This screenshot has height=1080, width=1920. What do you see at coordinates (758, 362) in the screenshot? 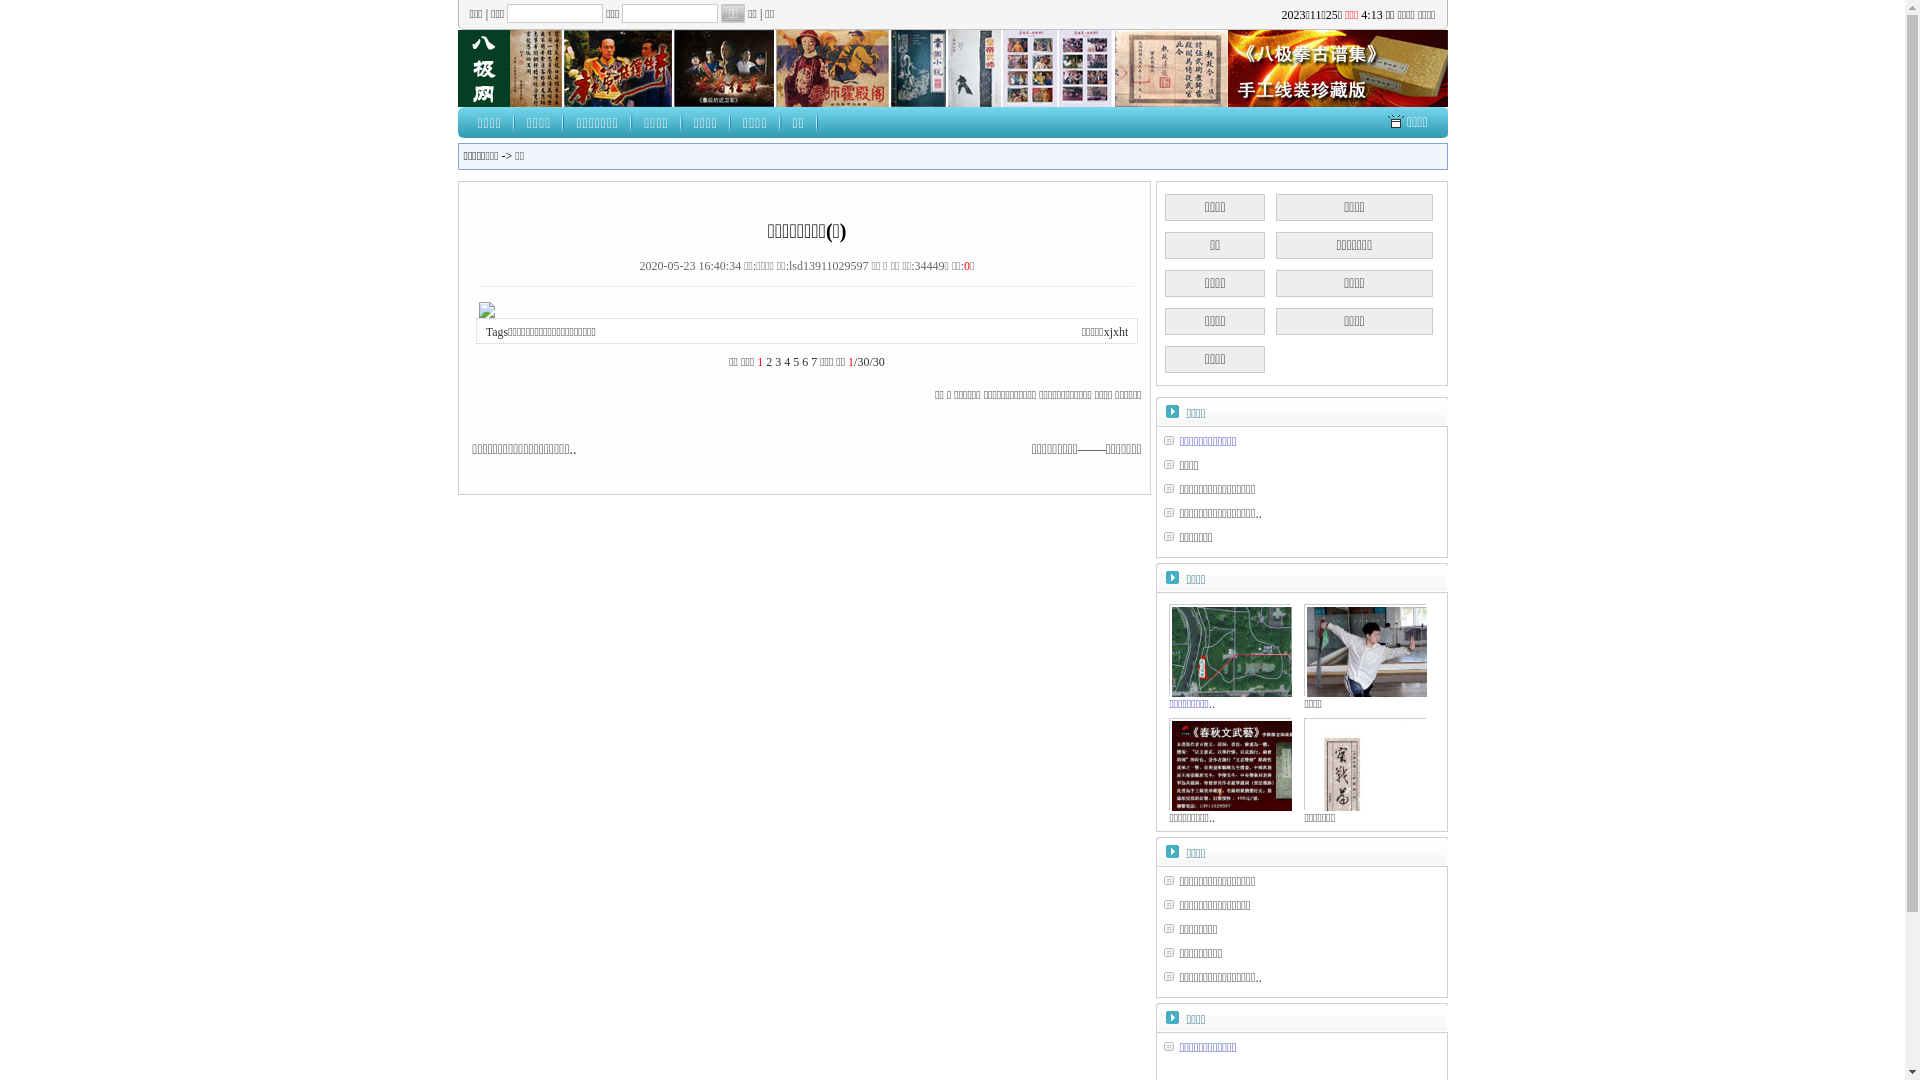
I see `'1'` at bounding box center [758, 362].